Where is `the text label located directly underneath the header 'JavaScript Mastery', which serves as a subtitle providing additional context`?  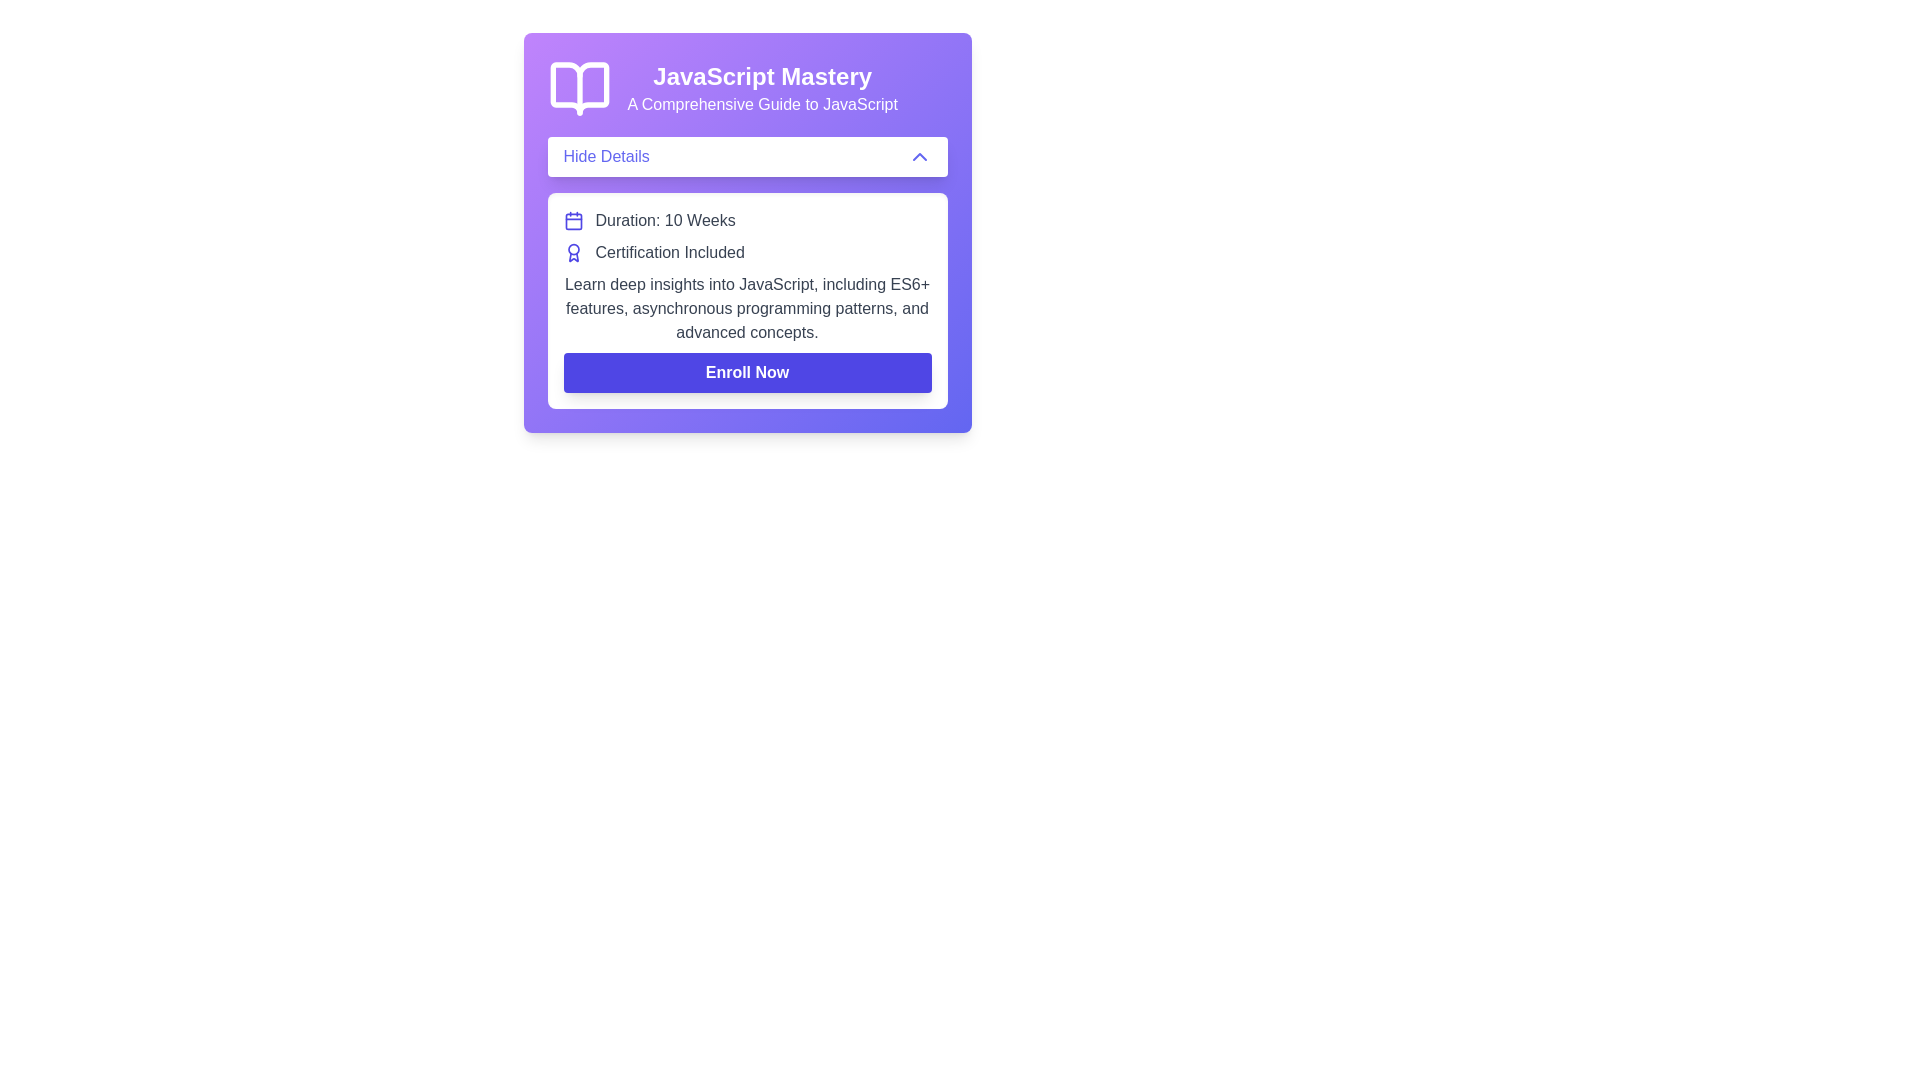 the text label located directly underneath the header 'JavaScript Mastery', which serves as a subtitle providing additional context is located at coordinates (761, 104).